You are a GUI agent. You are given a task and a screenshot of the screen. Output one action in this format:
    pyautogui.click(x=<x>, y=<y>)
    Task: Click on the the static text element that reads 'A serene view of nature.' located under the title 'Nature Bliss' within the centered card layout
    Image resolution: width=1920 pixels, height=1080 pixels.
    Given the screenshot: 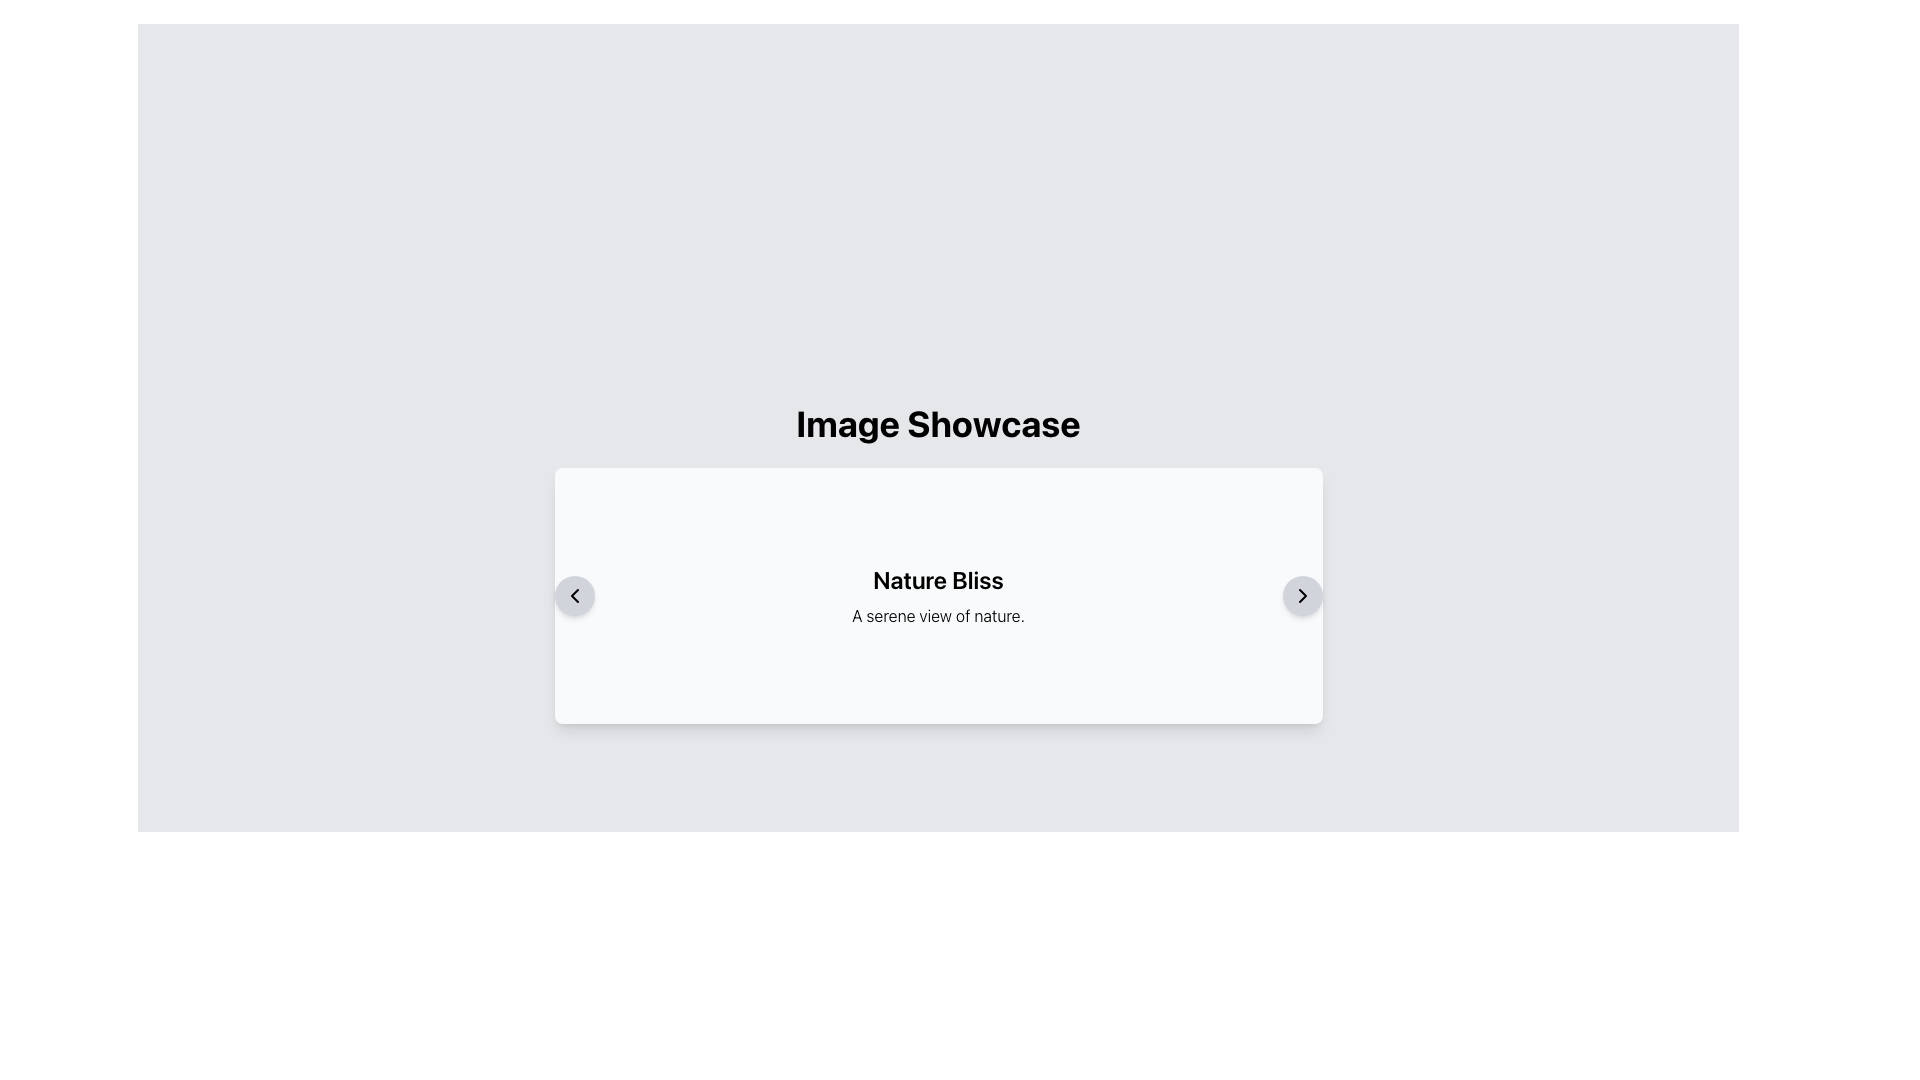 What is the action you would take?
    pyautogui.click(x=937, y=615)
    